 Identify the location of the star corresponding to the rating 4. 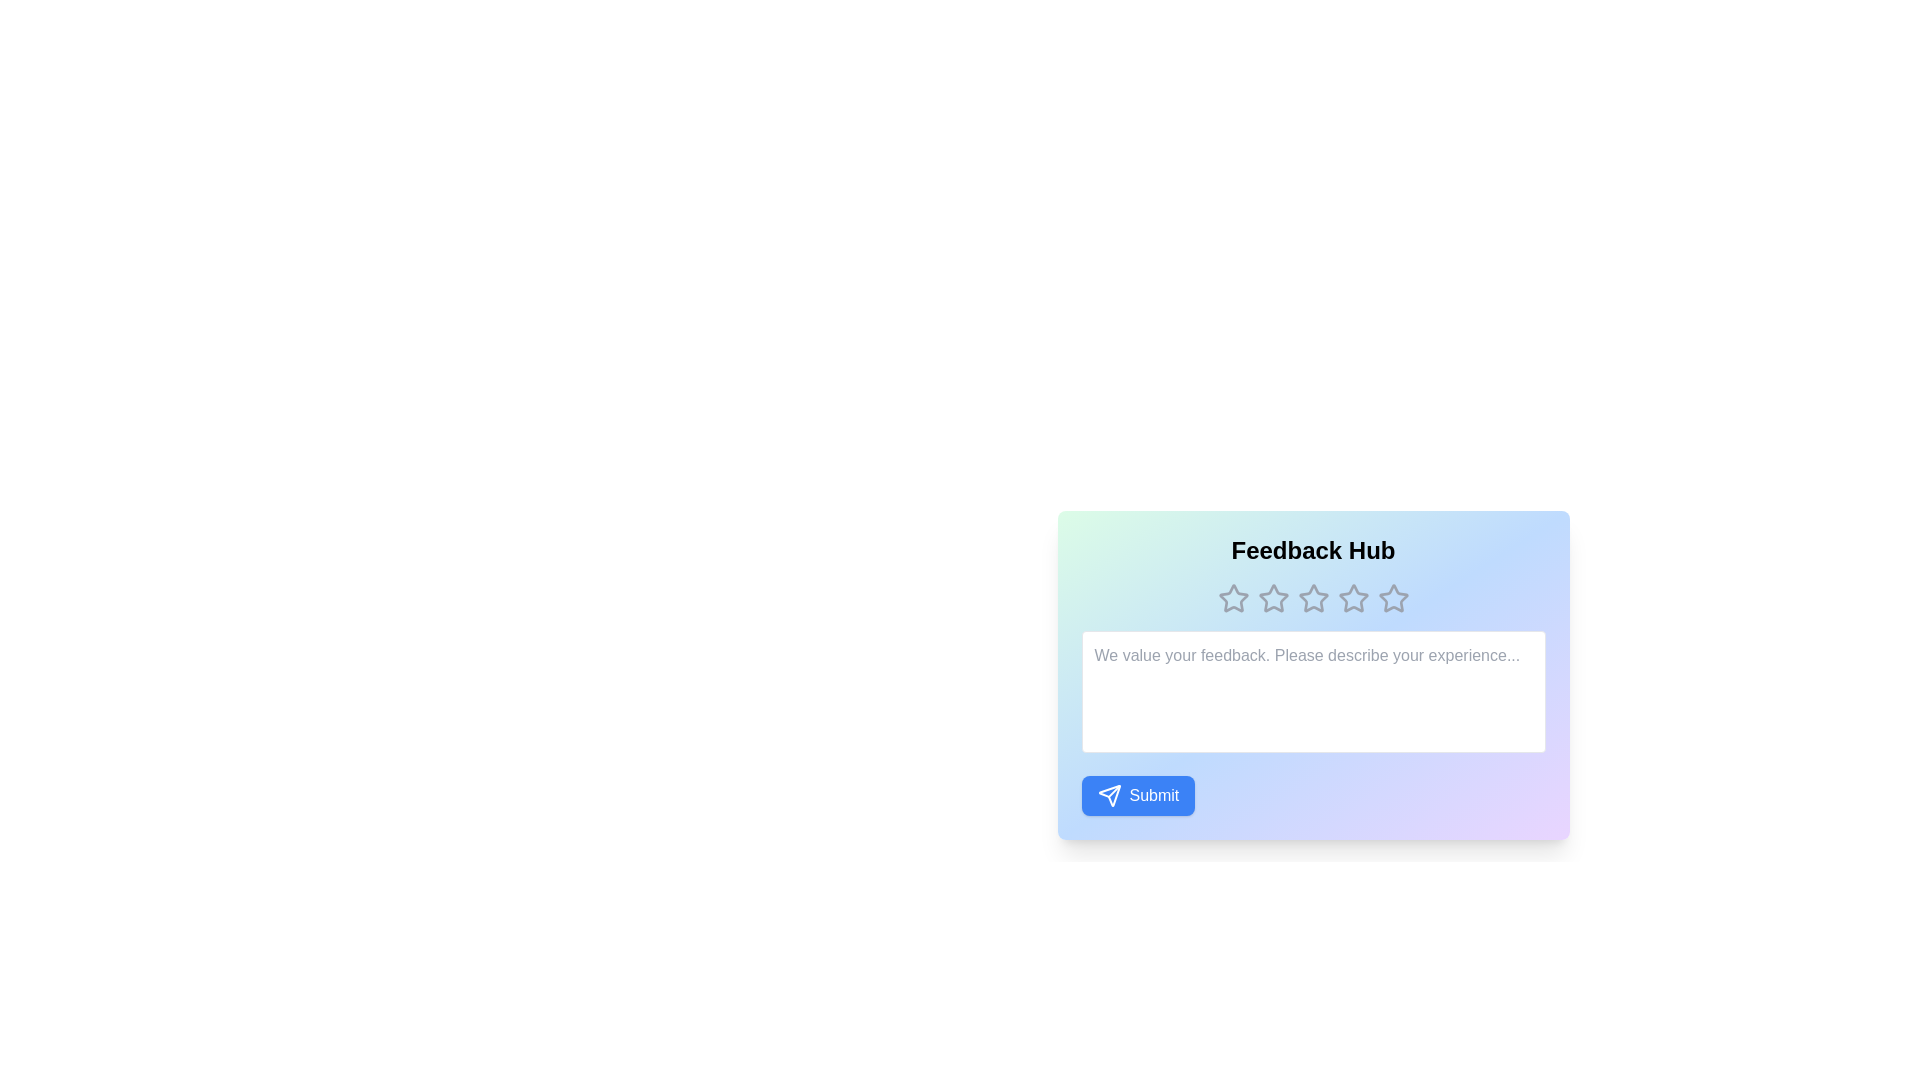
(1353, 597).